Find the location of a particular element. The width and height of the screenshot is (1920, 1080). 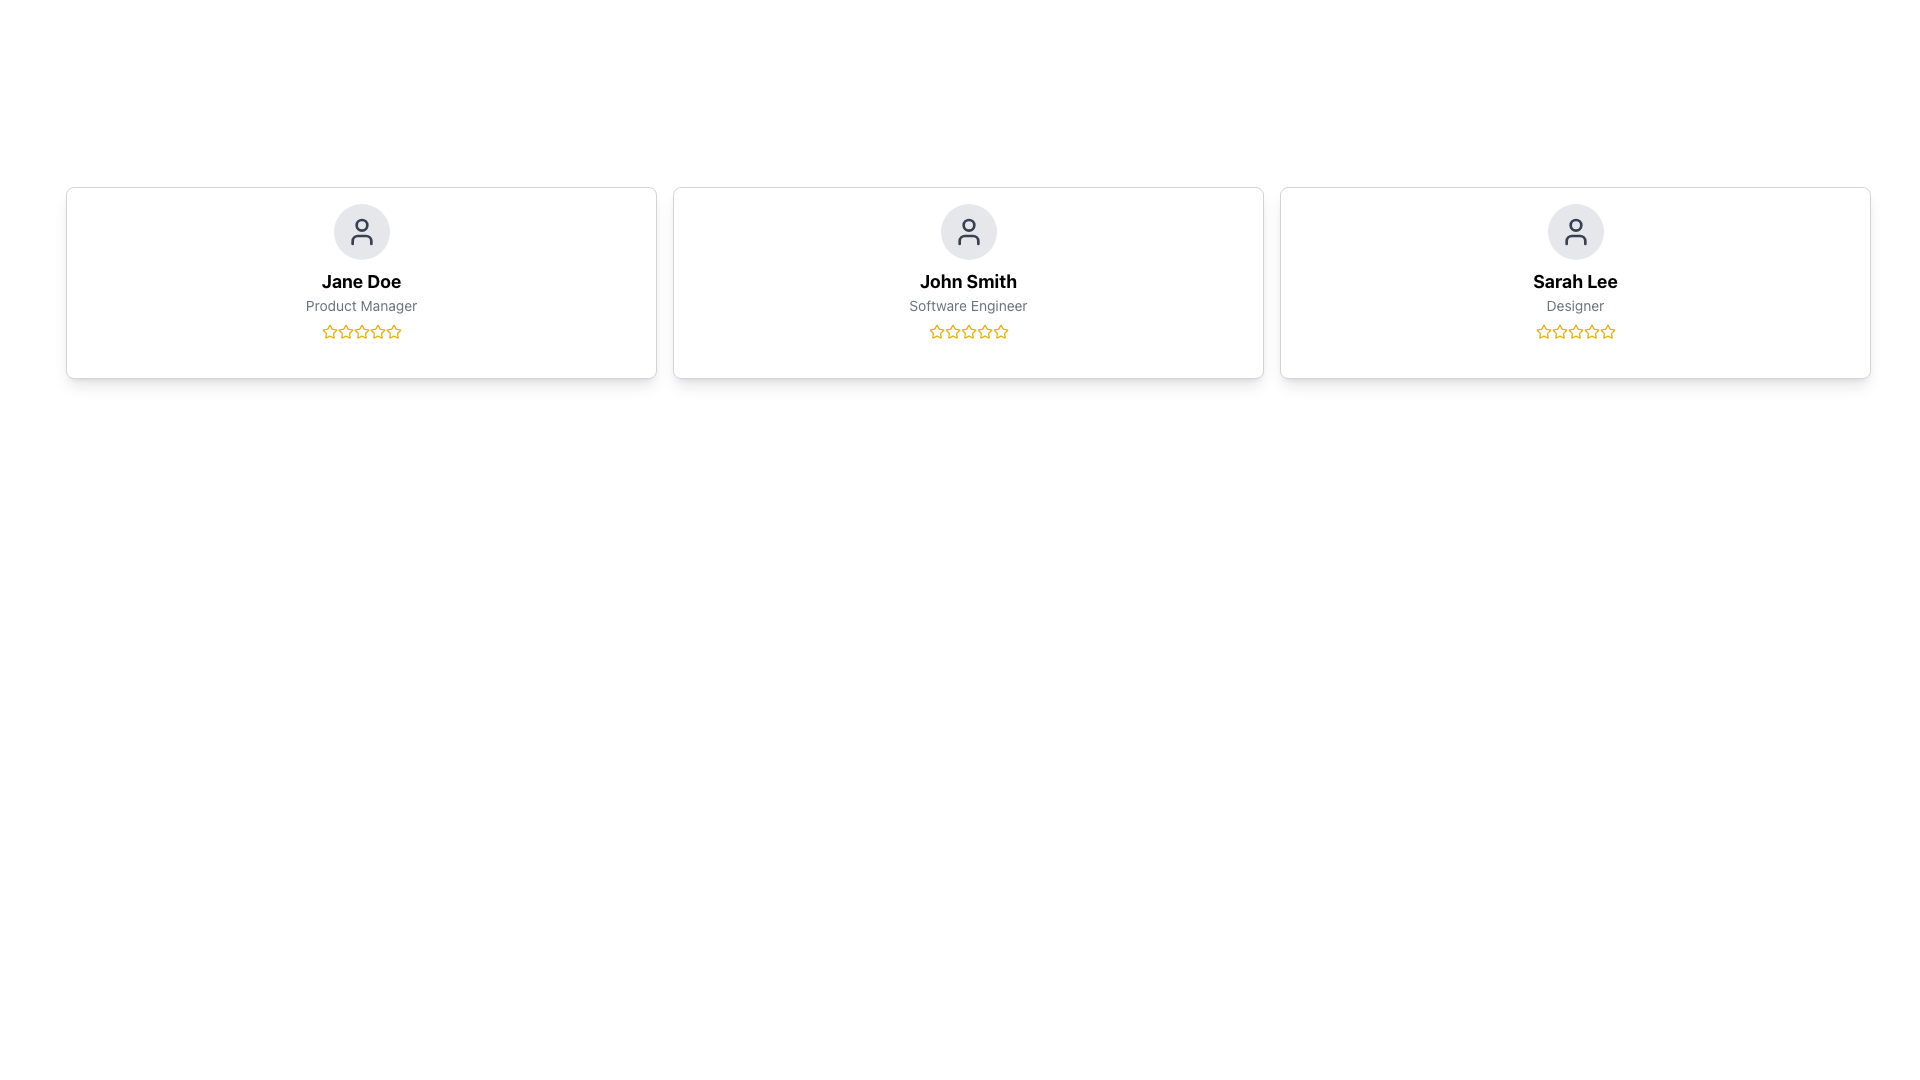

the fifth star in the five-star rating system for 'Sarah Lee' to provide a rating is located at coordinates (1590, 330).